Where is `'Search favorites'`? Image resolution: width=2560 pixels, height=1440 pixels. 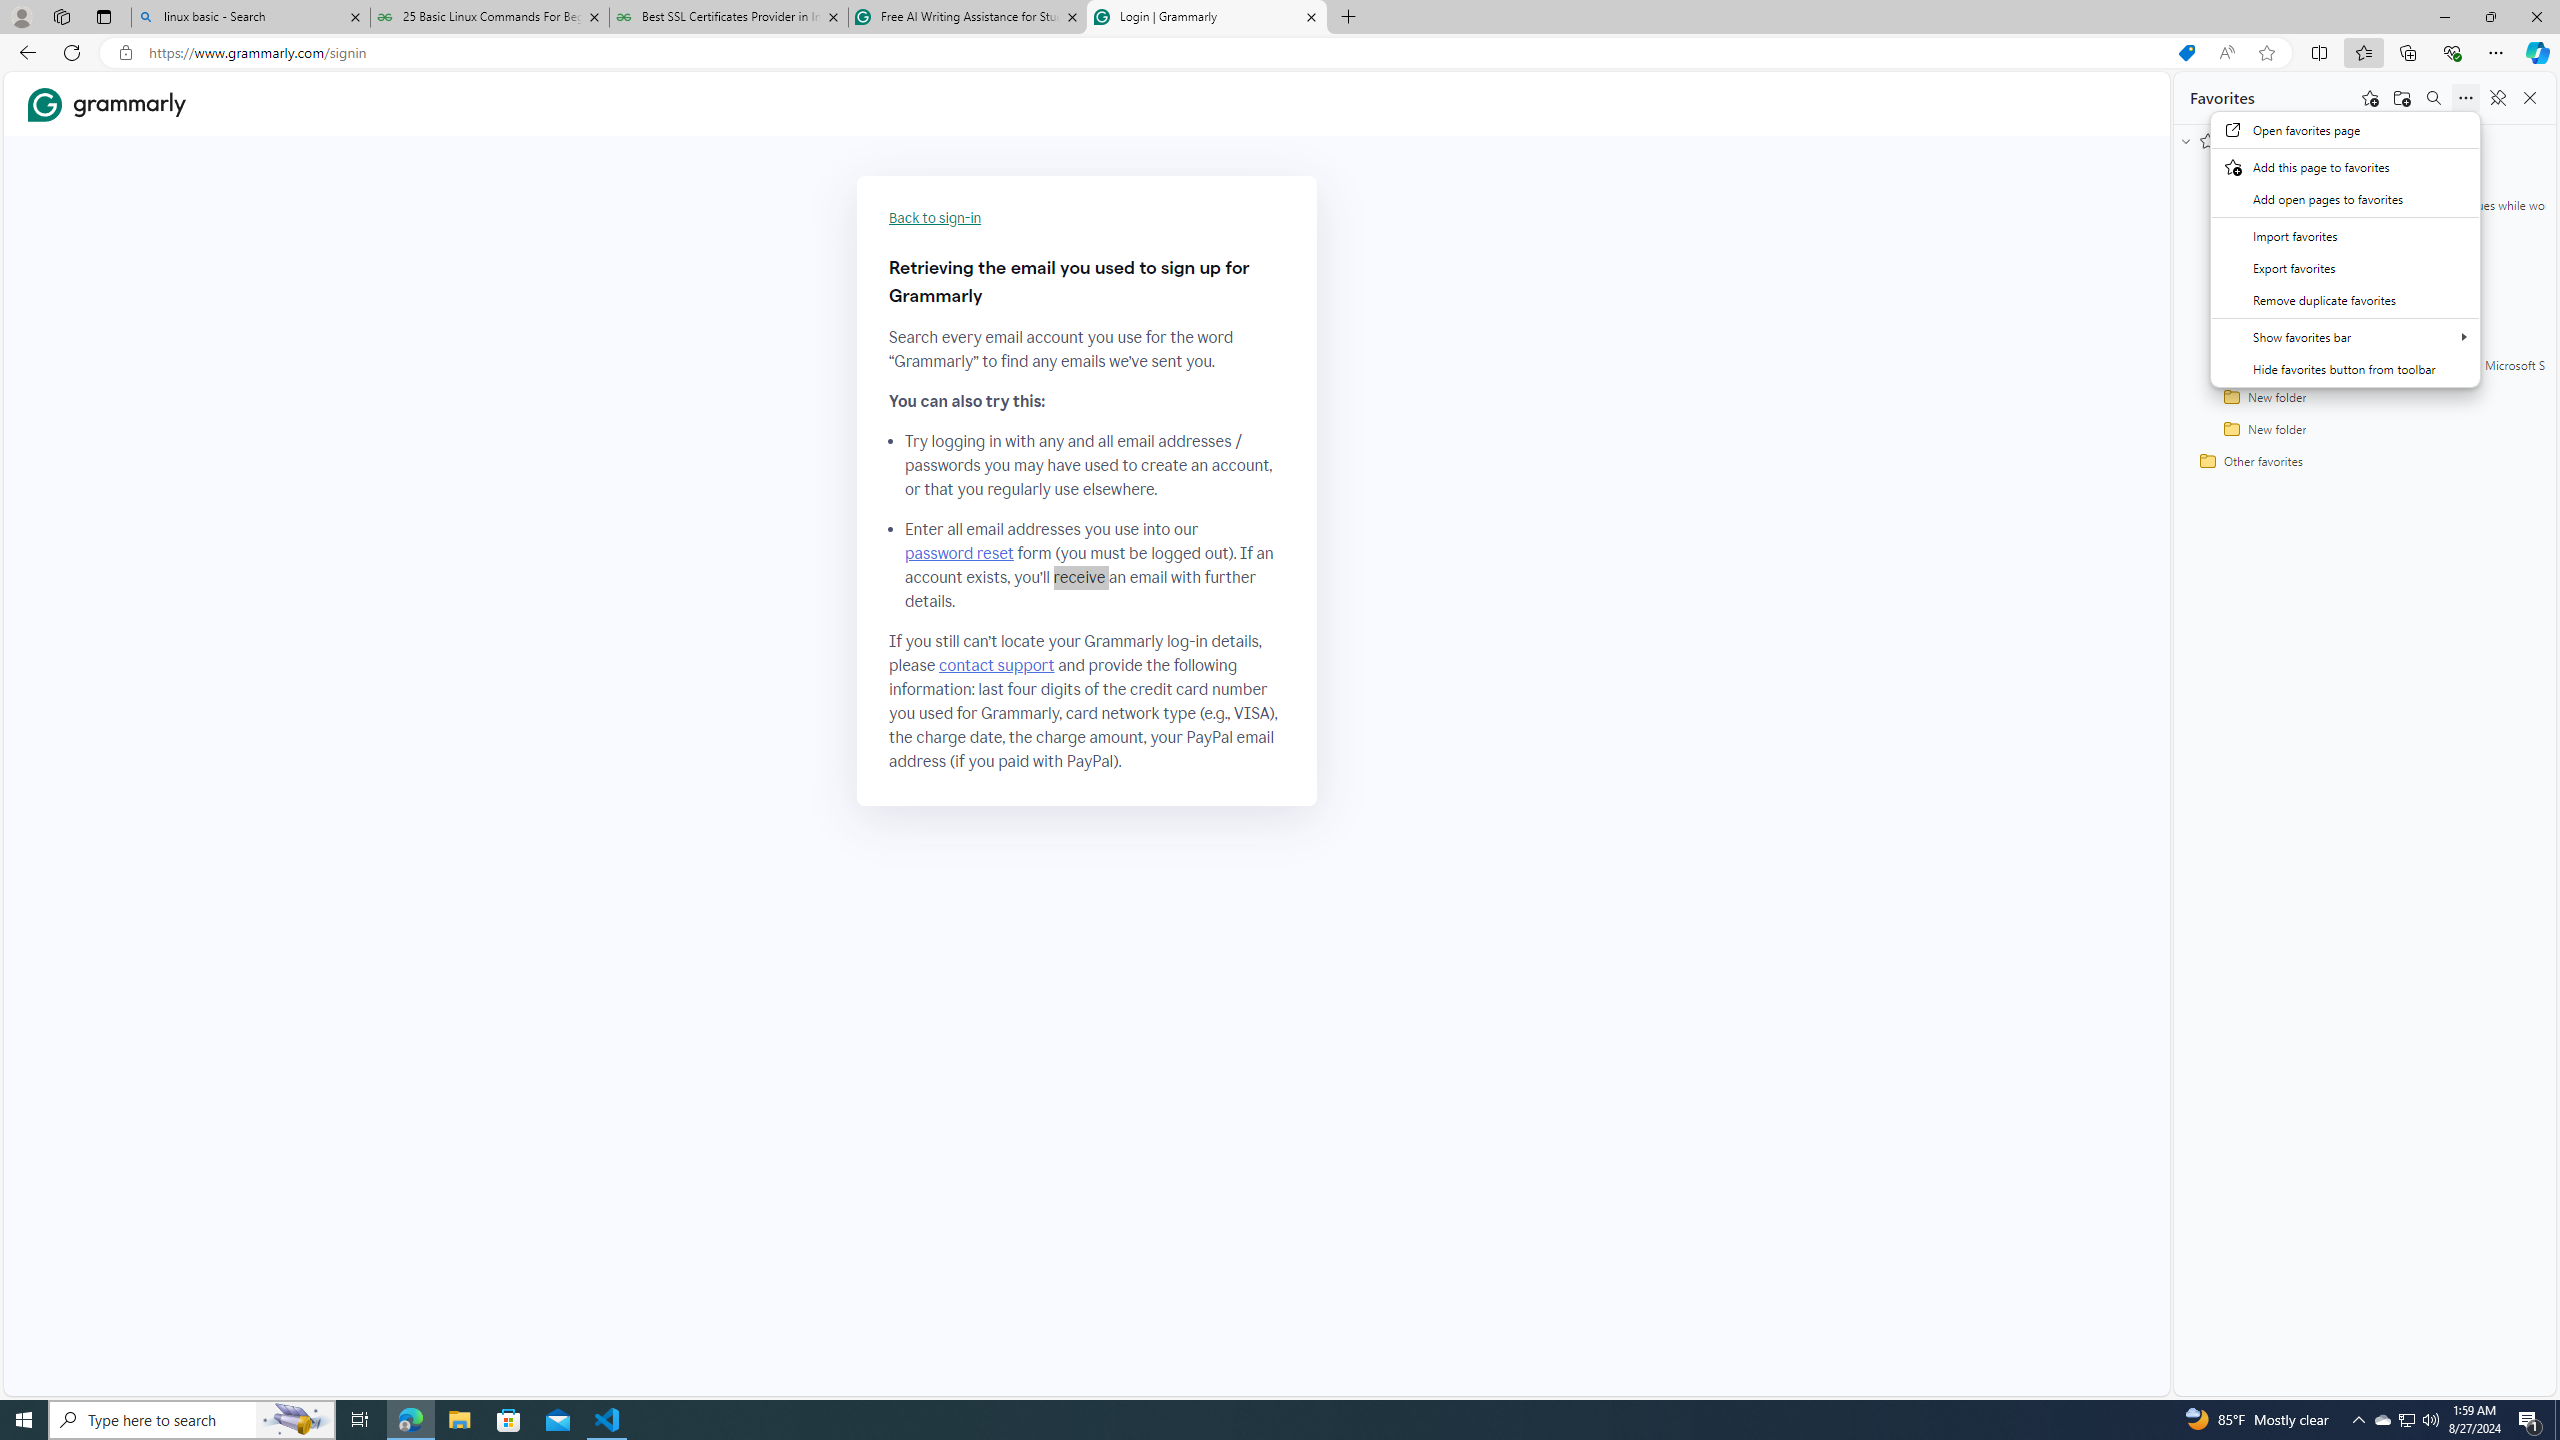
'Search favorites' is located at coordinates (2433, 96).